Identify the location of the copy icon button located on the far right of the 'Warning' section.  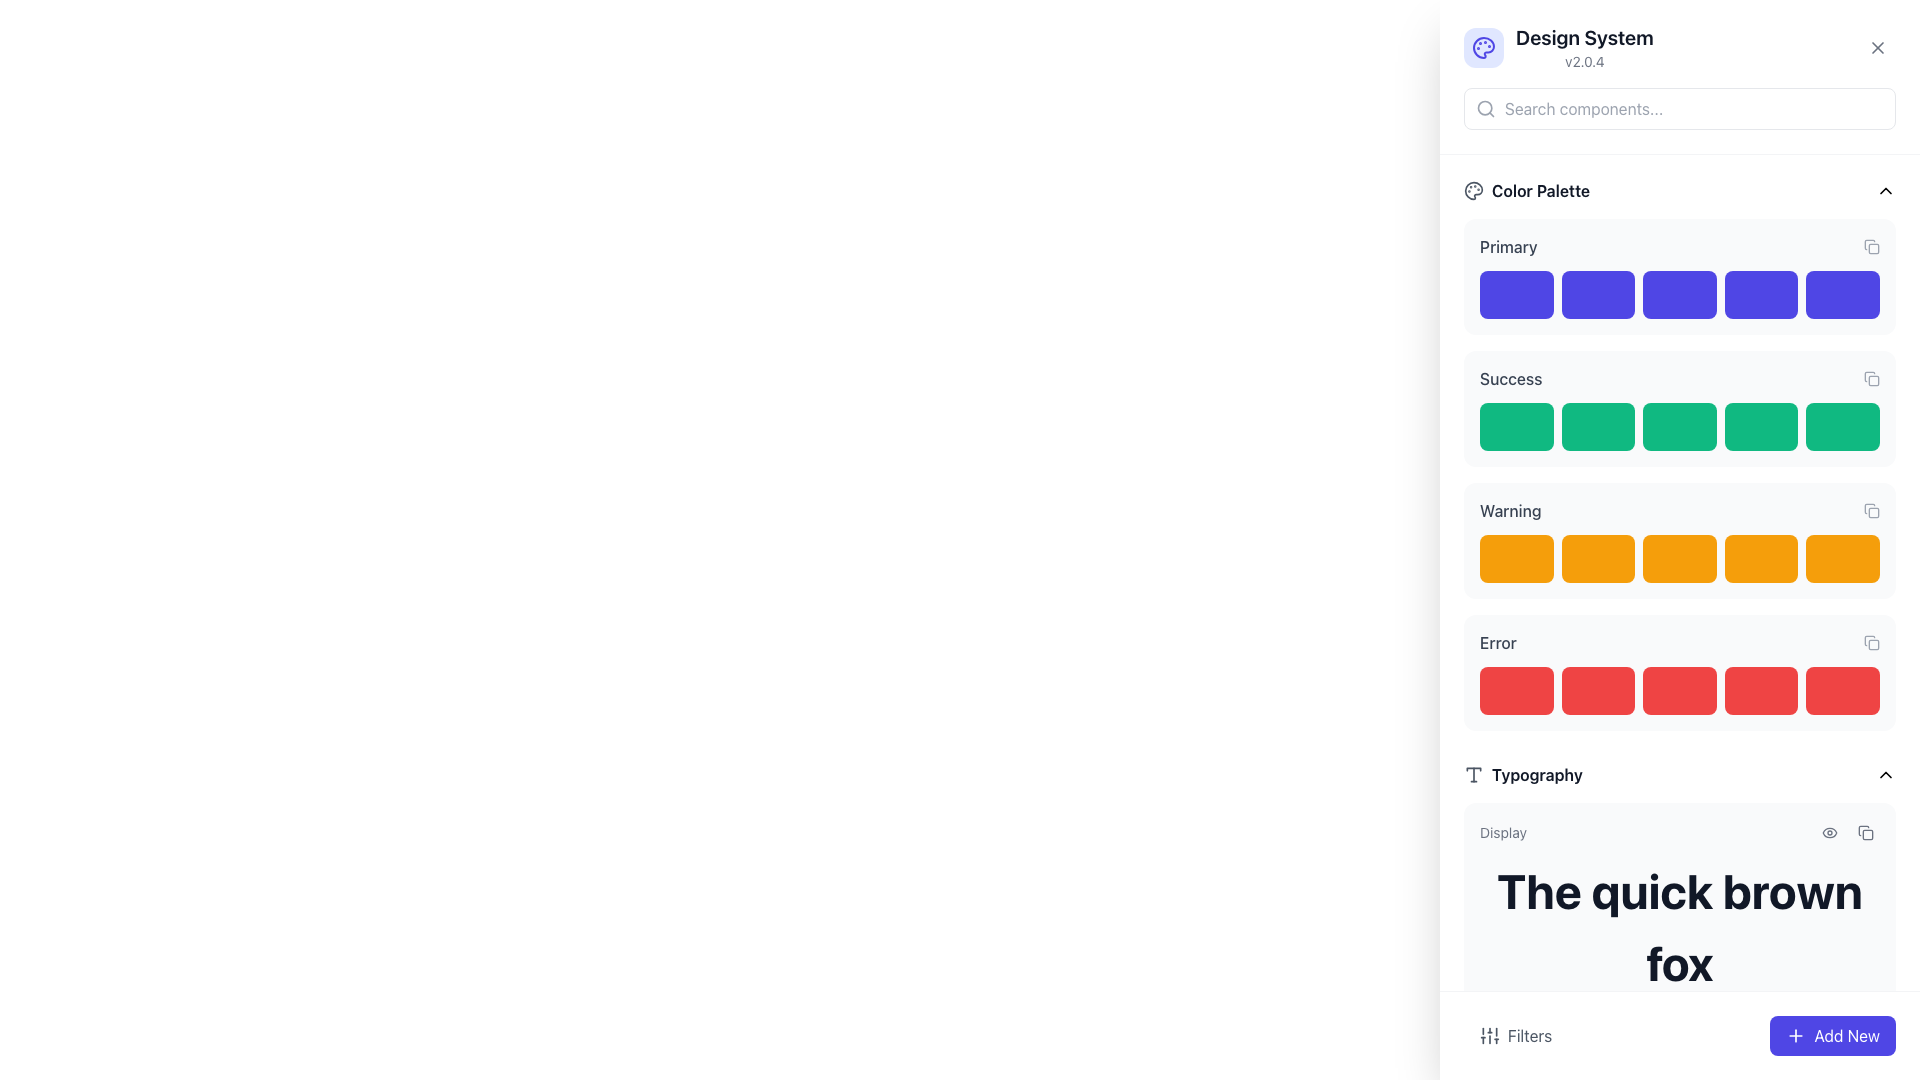
(1871, 509).